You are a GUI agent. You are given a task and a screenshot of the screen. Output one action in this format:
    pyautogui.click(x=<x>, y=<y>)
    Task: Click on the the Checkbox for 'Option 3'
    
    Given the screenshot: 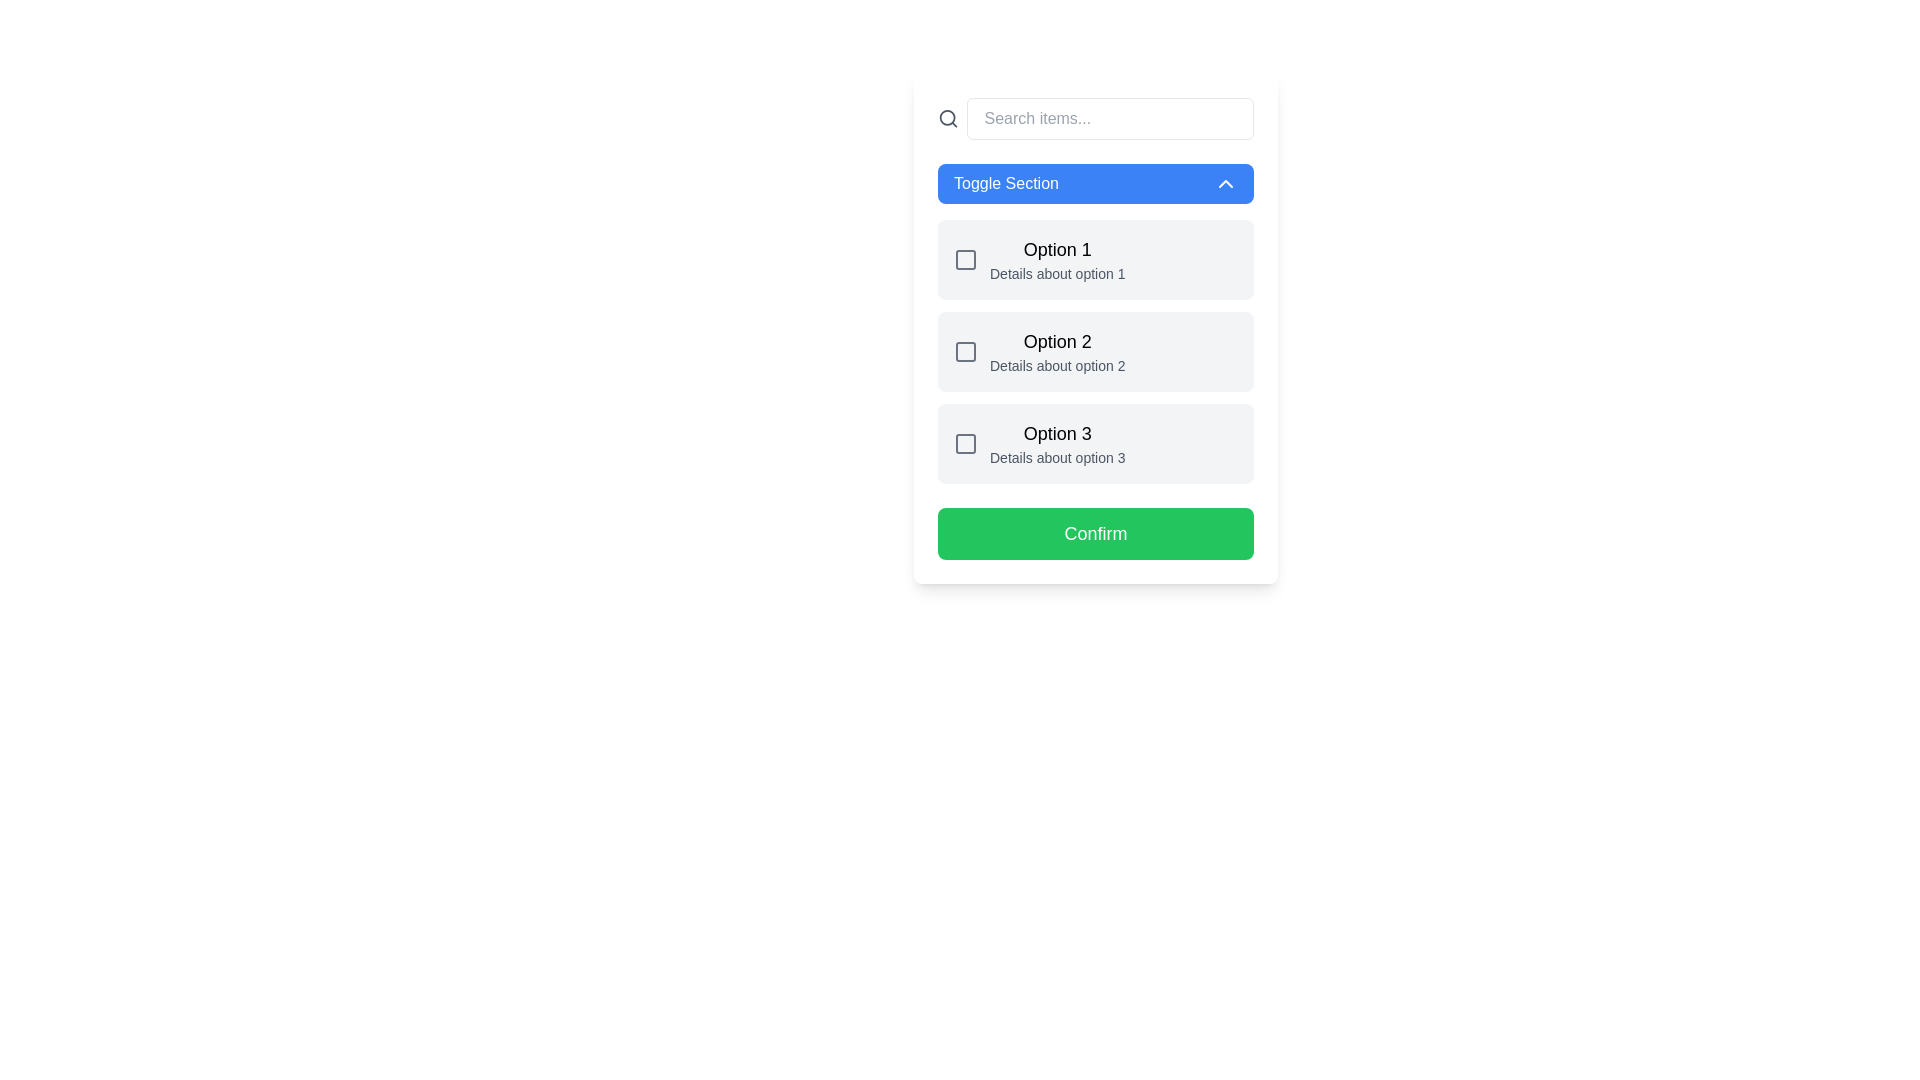 What is the action you would take?
    pyautogui.click(x=1039, y=442)
    